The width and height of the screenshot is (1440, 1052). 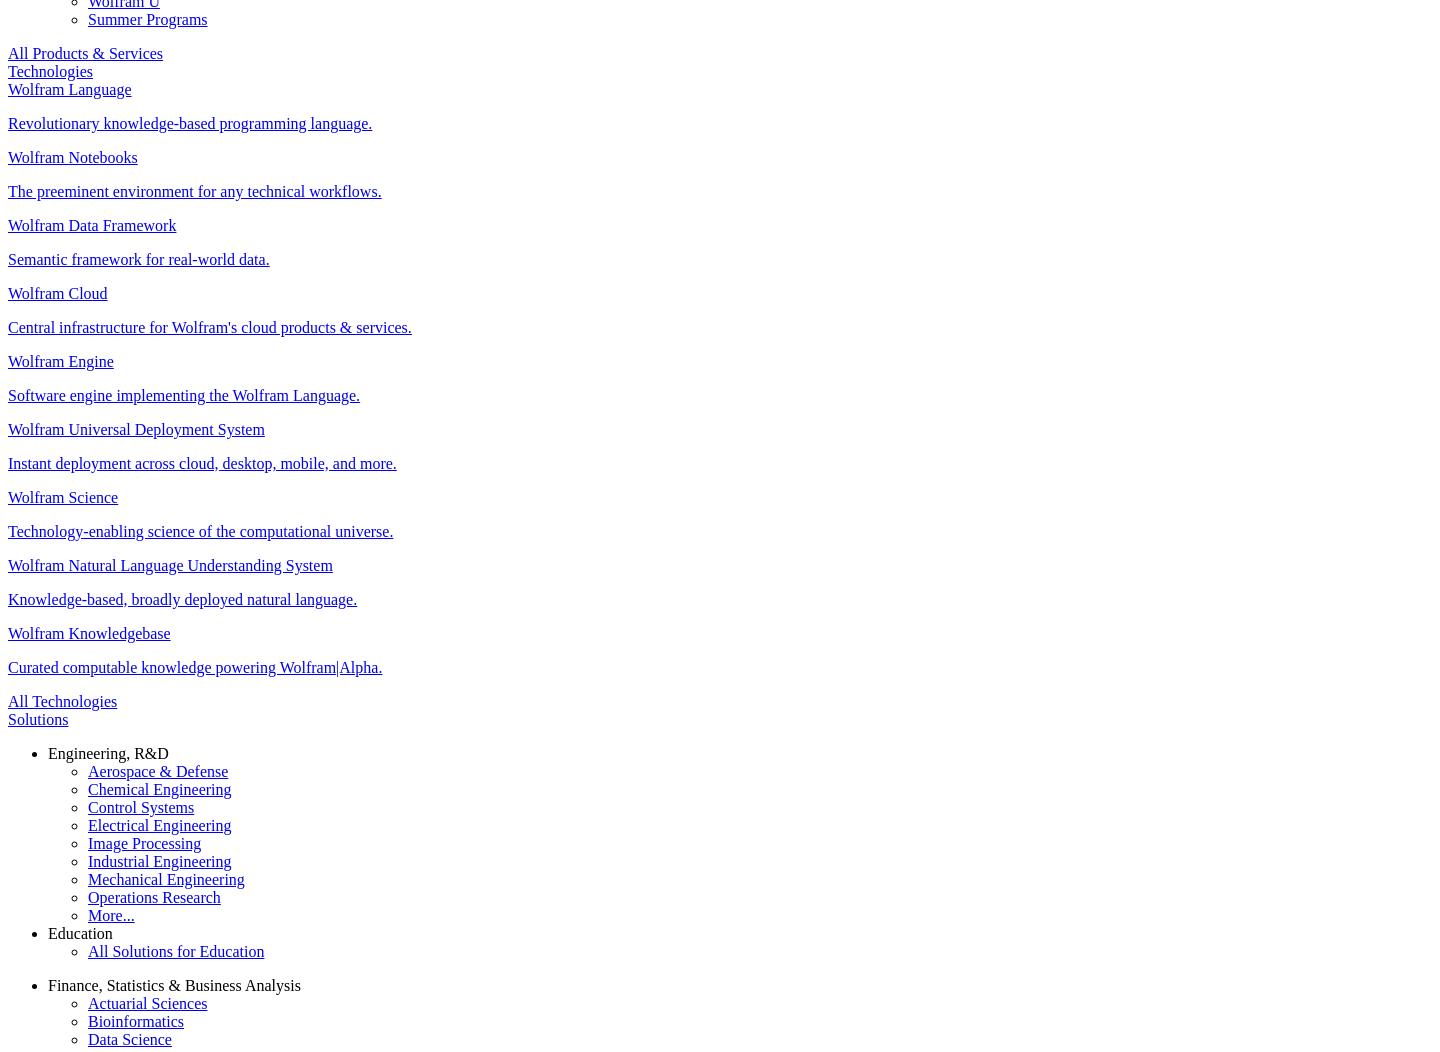 What do you see at coordinates (134, 1019) in the screenshot?
I see `'Bioinformatics'` at bounding box center [134, 1019].